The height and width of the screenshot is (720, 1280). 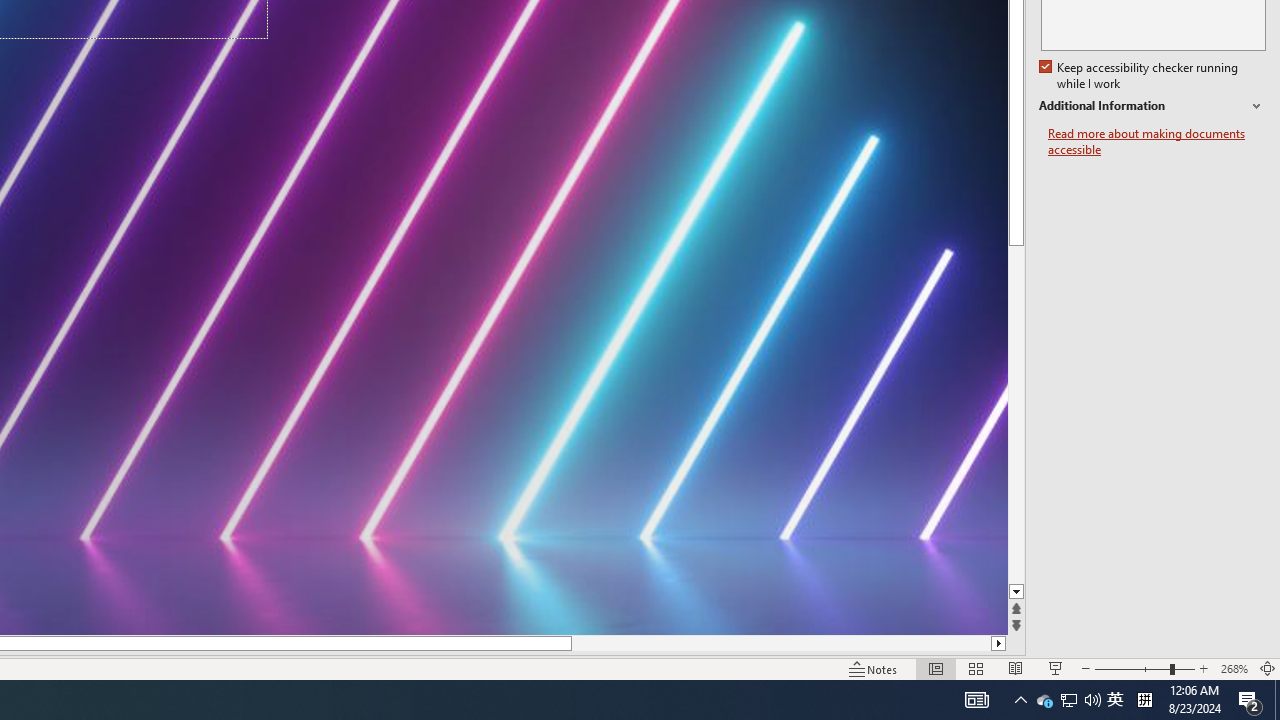 What do you see at coordinates (1233, 669) in the screenshot?
I see `'Zoom 268%'` at bounding box center [1233, 669].